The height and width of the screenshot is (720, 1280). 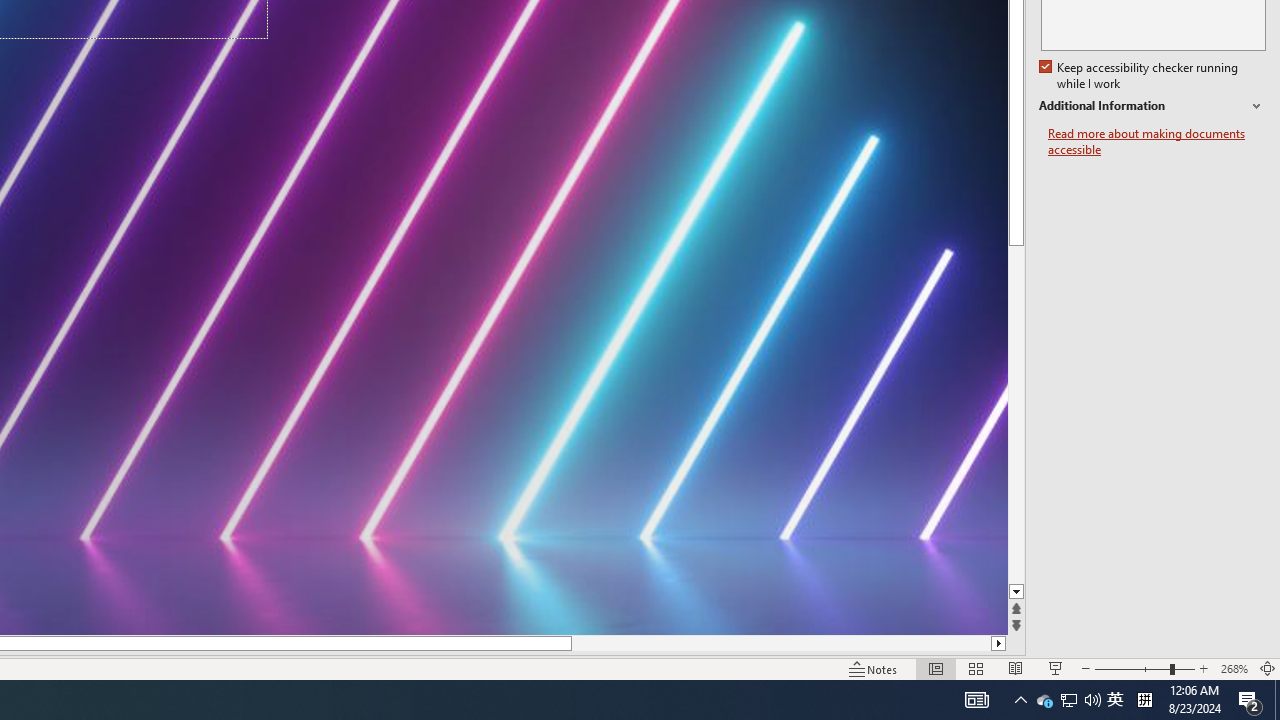 What do you see at coordinates (1233, 669) in the screenshot?
I see `'Zoom 268%'` at bounding box center [1233, 669].